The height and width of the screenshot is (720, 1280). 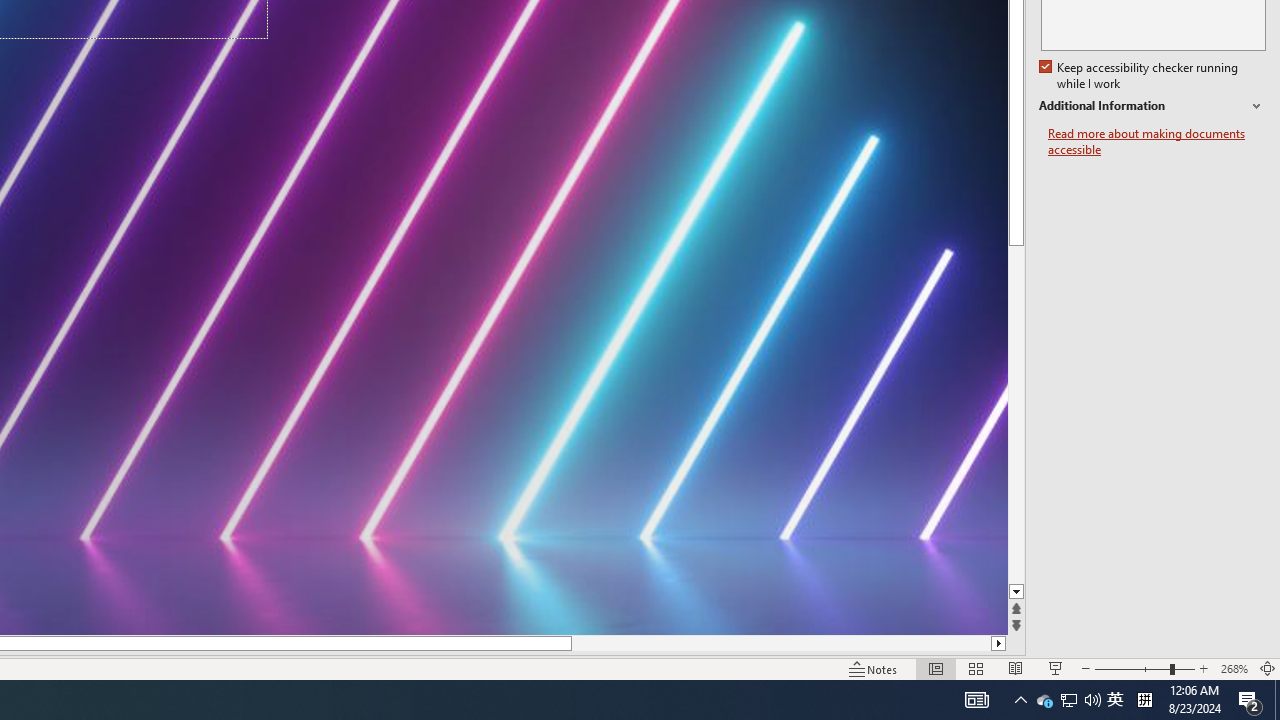 What do you see at coordinates (1233, 669) in the screenshot?
I see `'Zoom 268%'` at bounding box center [1233, 669].